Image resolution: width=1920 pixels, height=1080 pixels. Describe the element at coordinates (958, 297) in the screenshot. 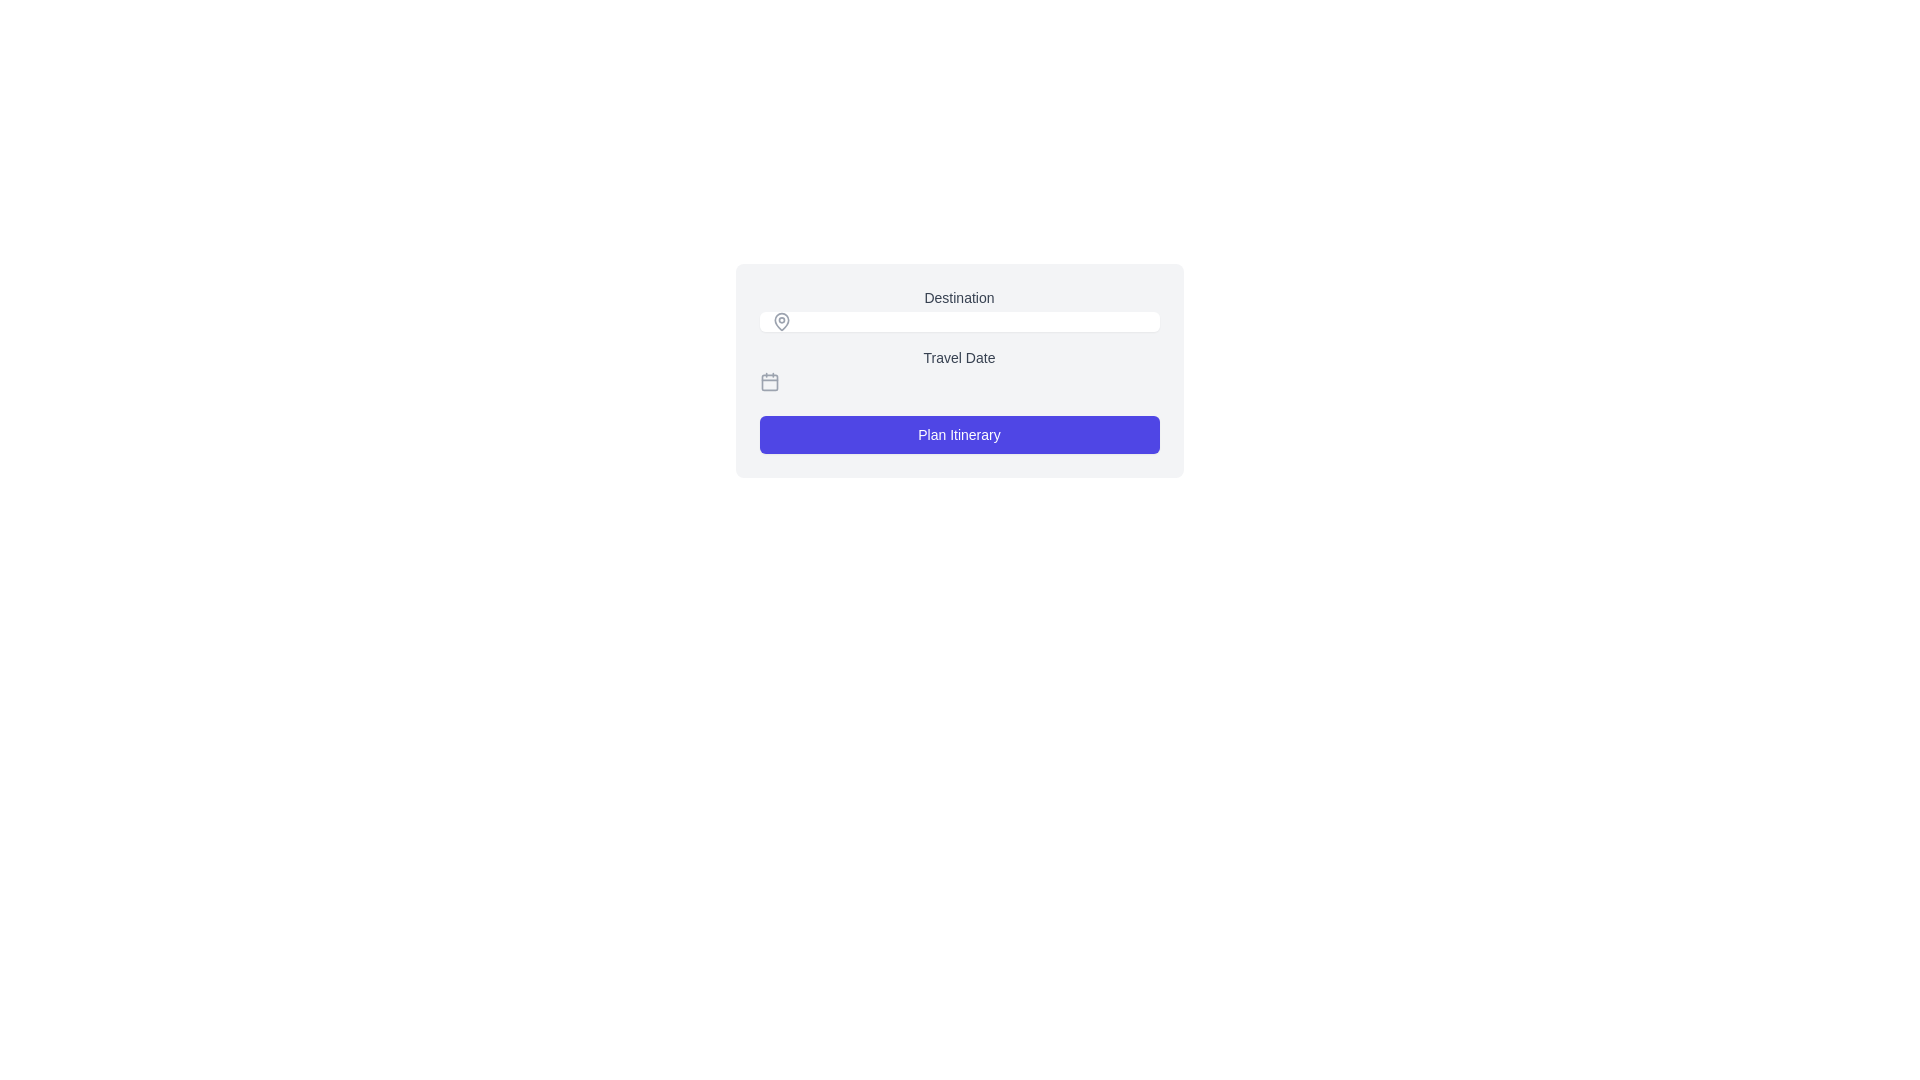

I see `the 'Destination' text label, which is styled in a small, medium-weight gray font and positioned above a text input field` at that location.